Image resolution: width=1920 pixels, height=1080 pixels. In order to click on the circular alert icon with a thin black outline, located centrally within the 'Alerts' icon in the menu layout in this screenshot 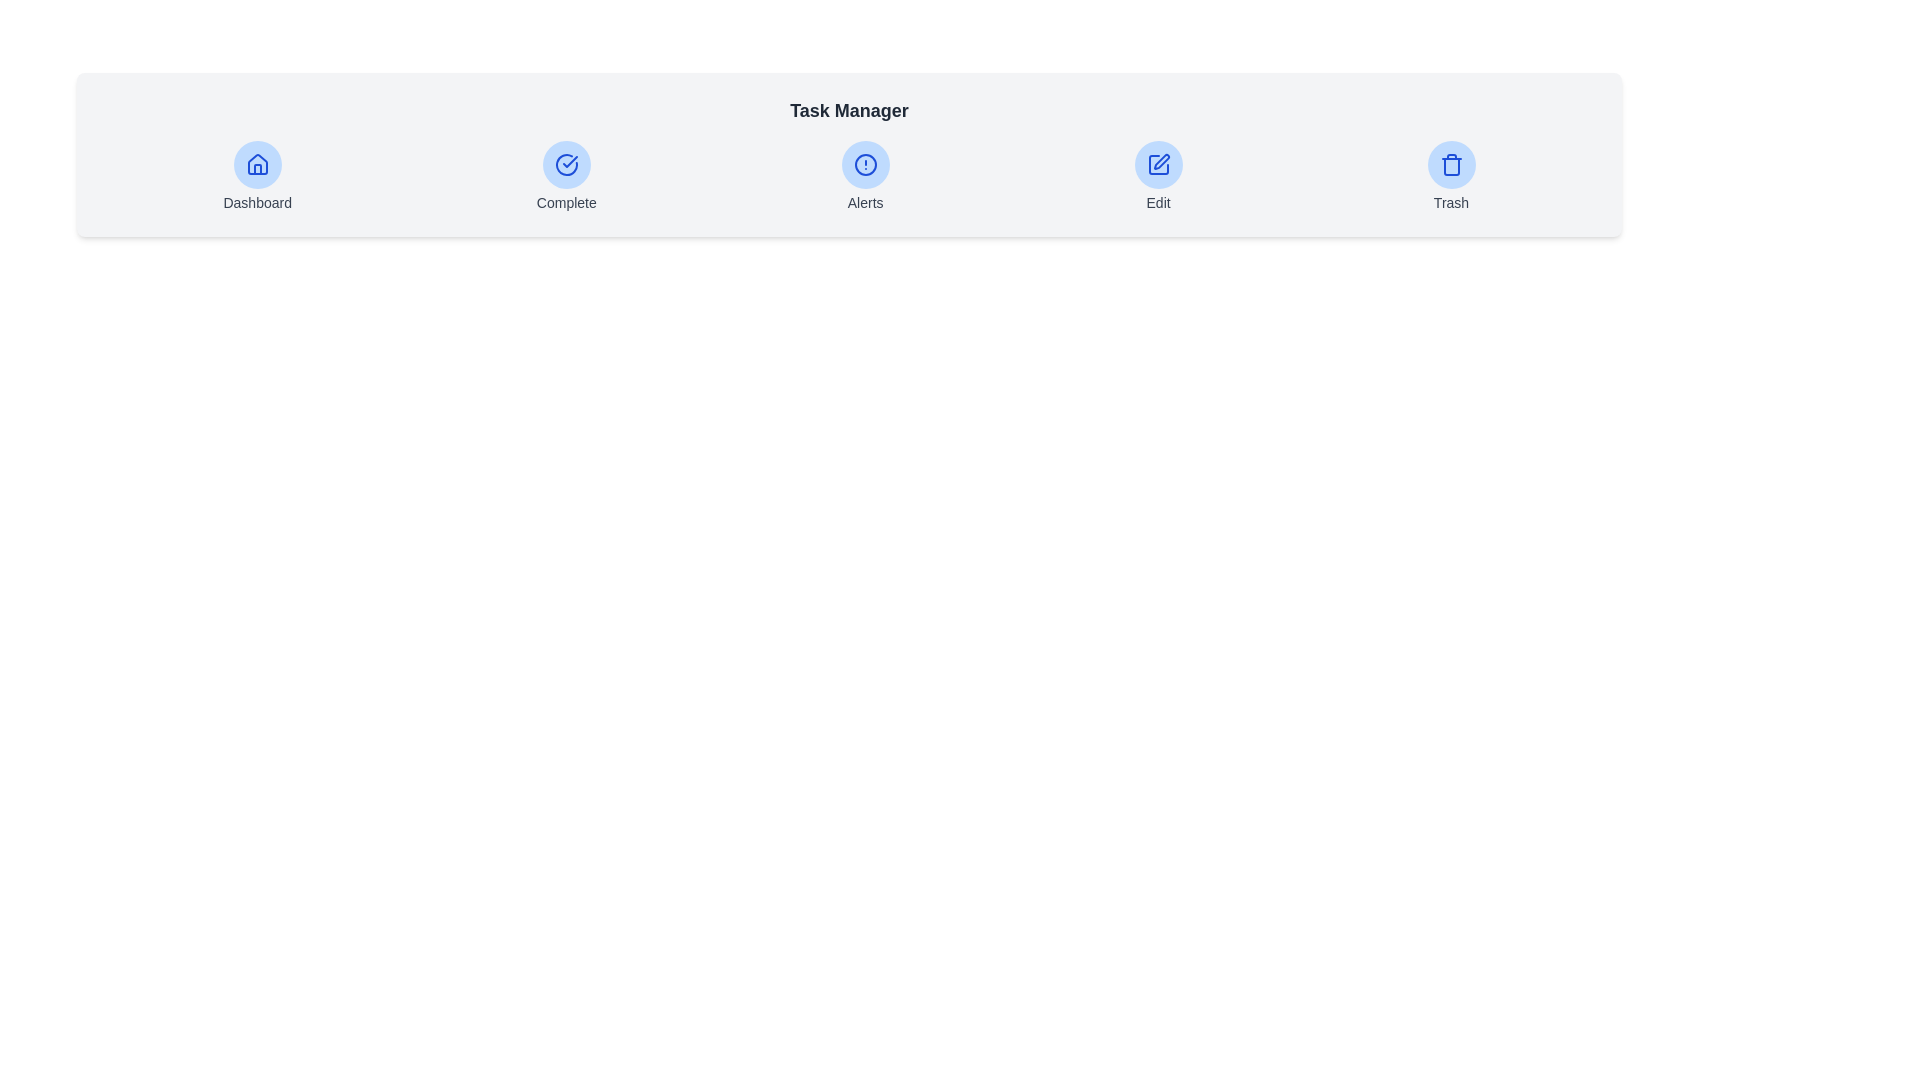, I will do `click(865, 164)`.